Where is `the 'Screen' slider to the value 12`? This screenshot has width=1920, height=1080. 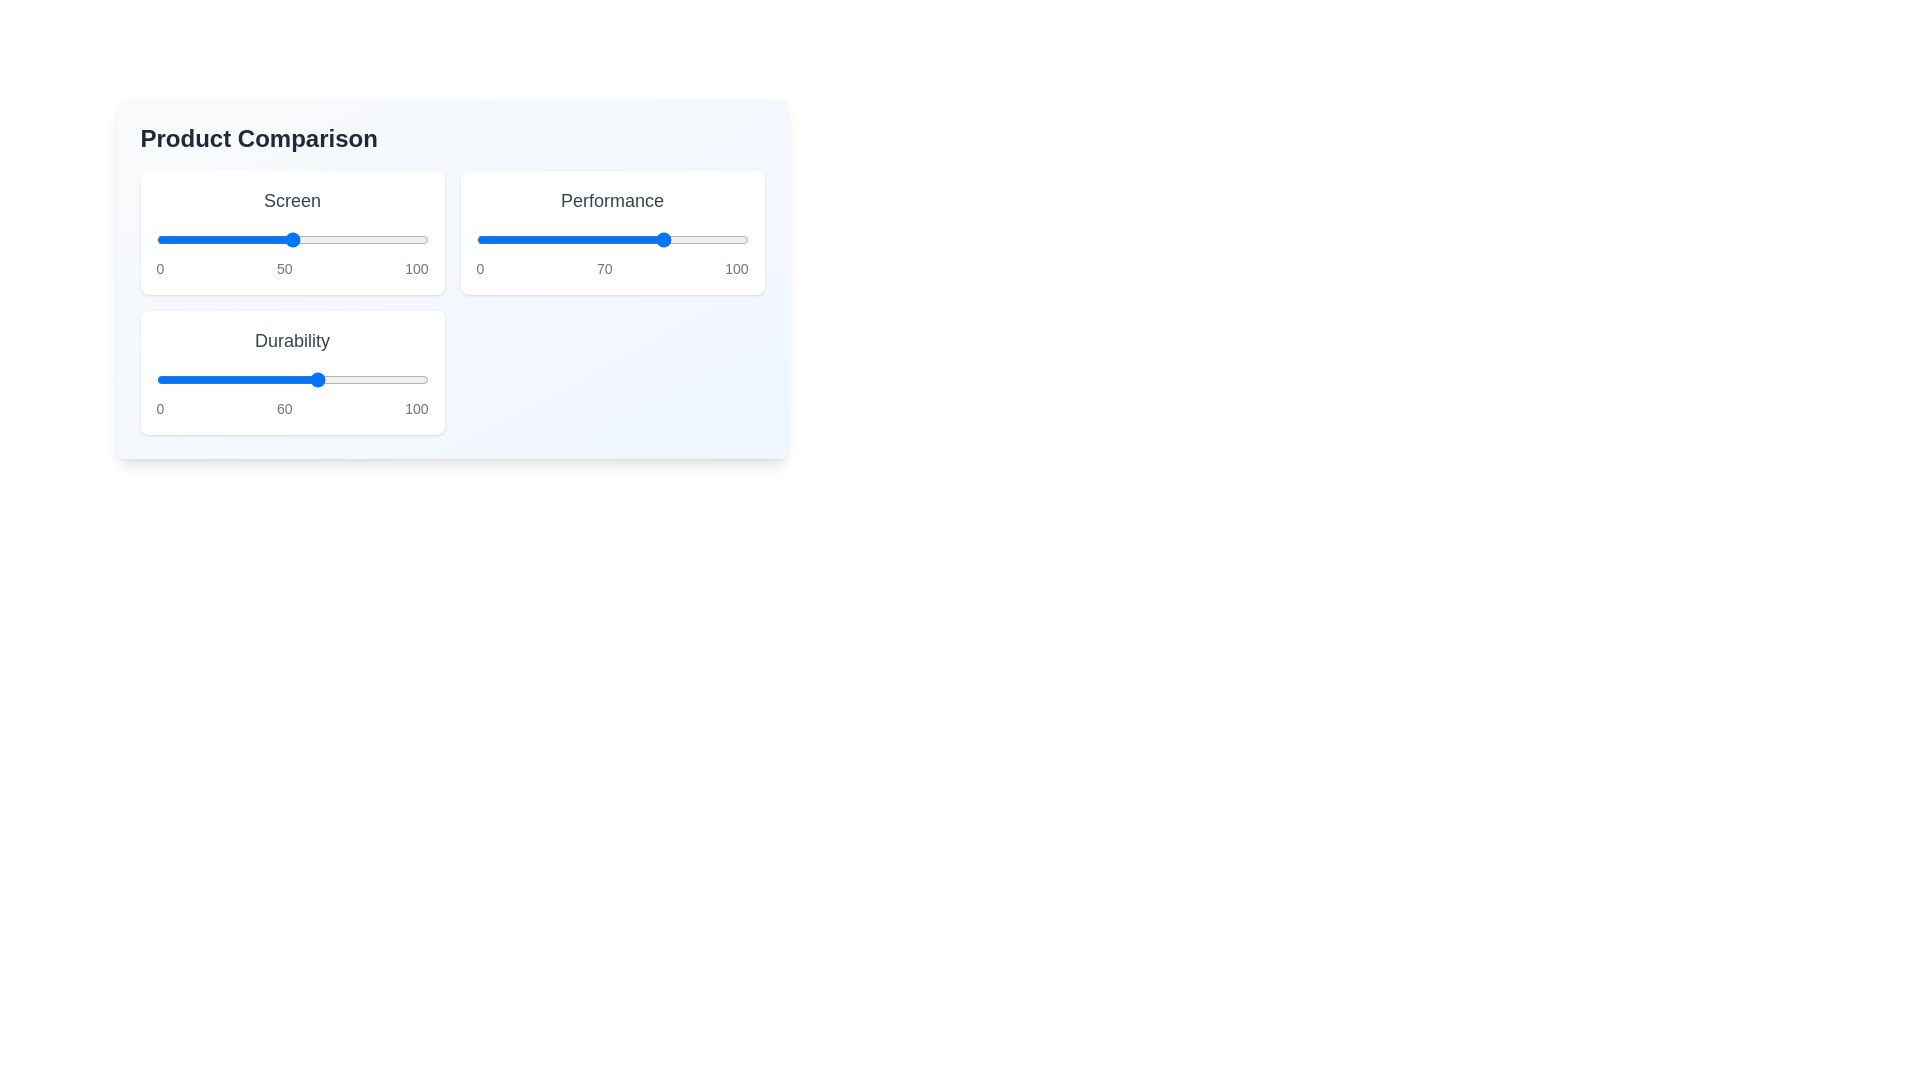 the 'Screen' slider to the value 12 is located at coordinates (189, 238).